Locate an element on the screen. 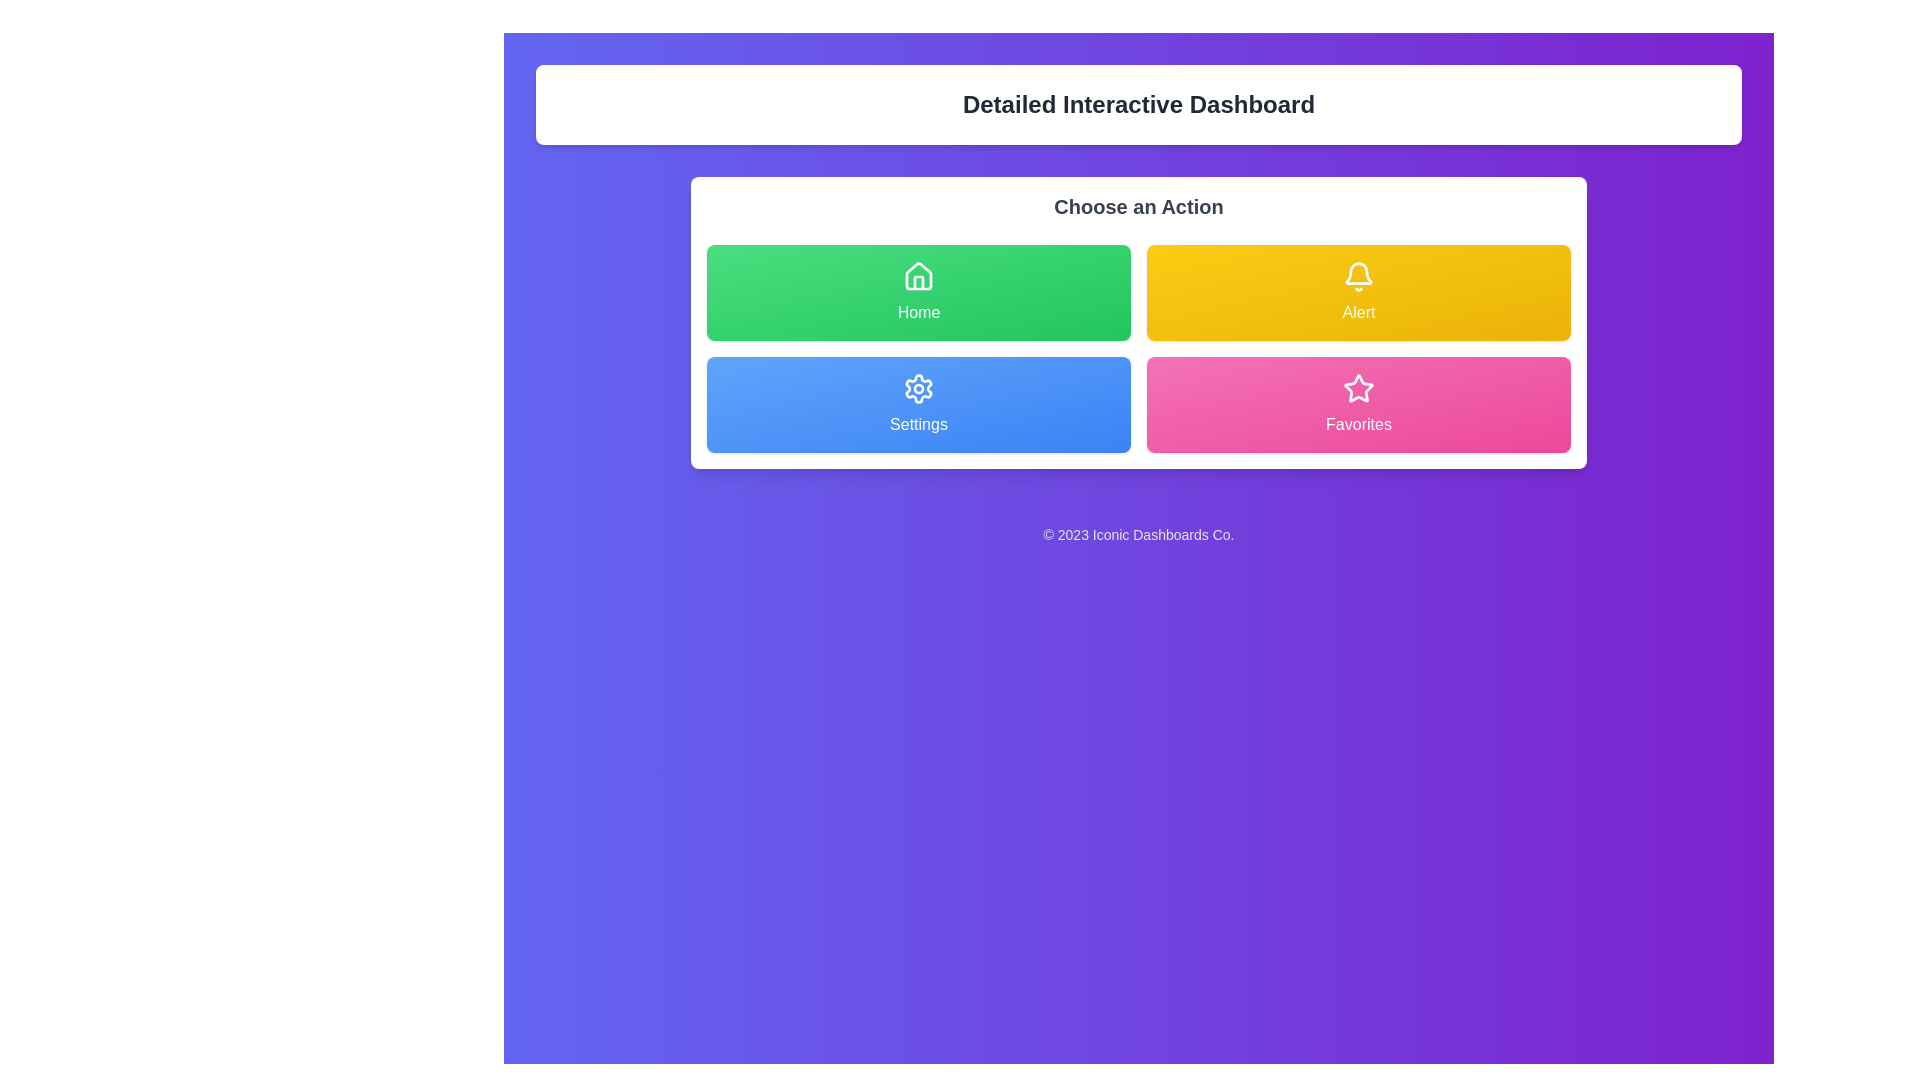 The height and width of the screenshot is (1080, 1920). the 'Home' button with a gradient green background and white text to trigger the shadow animation is located at coordinates (917, 293).